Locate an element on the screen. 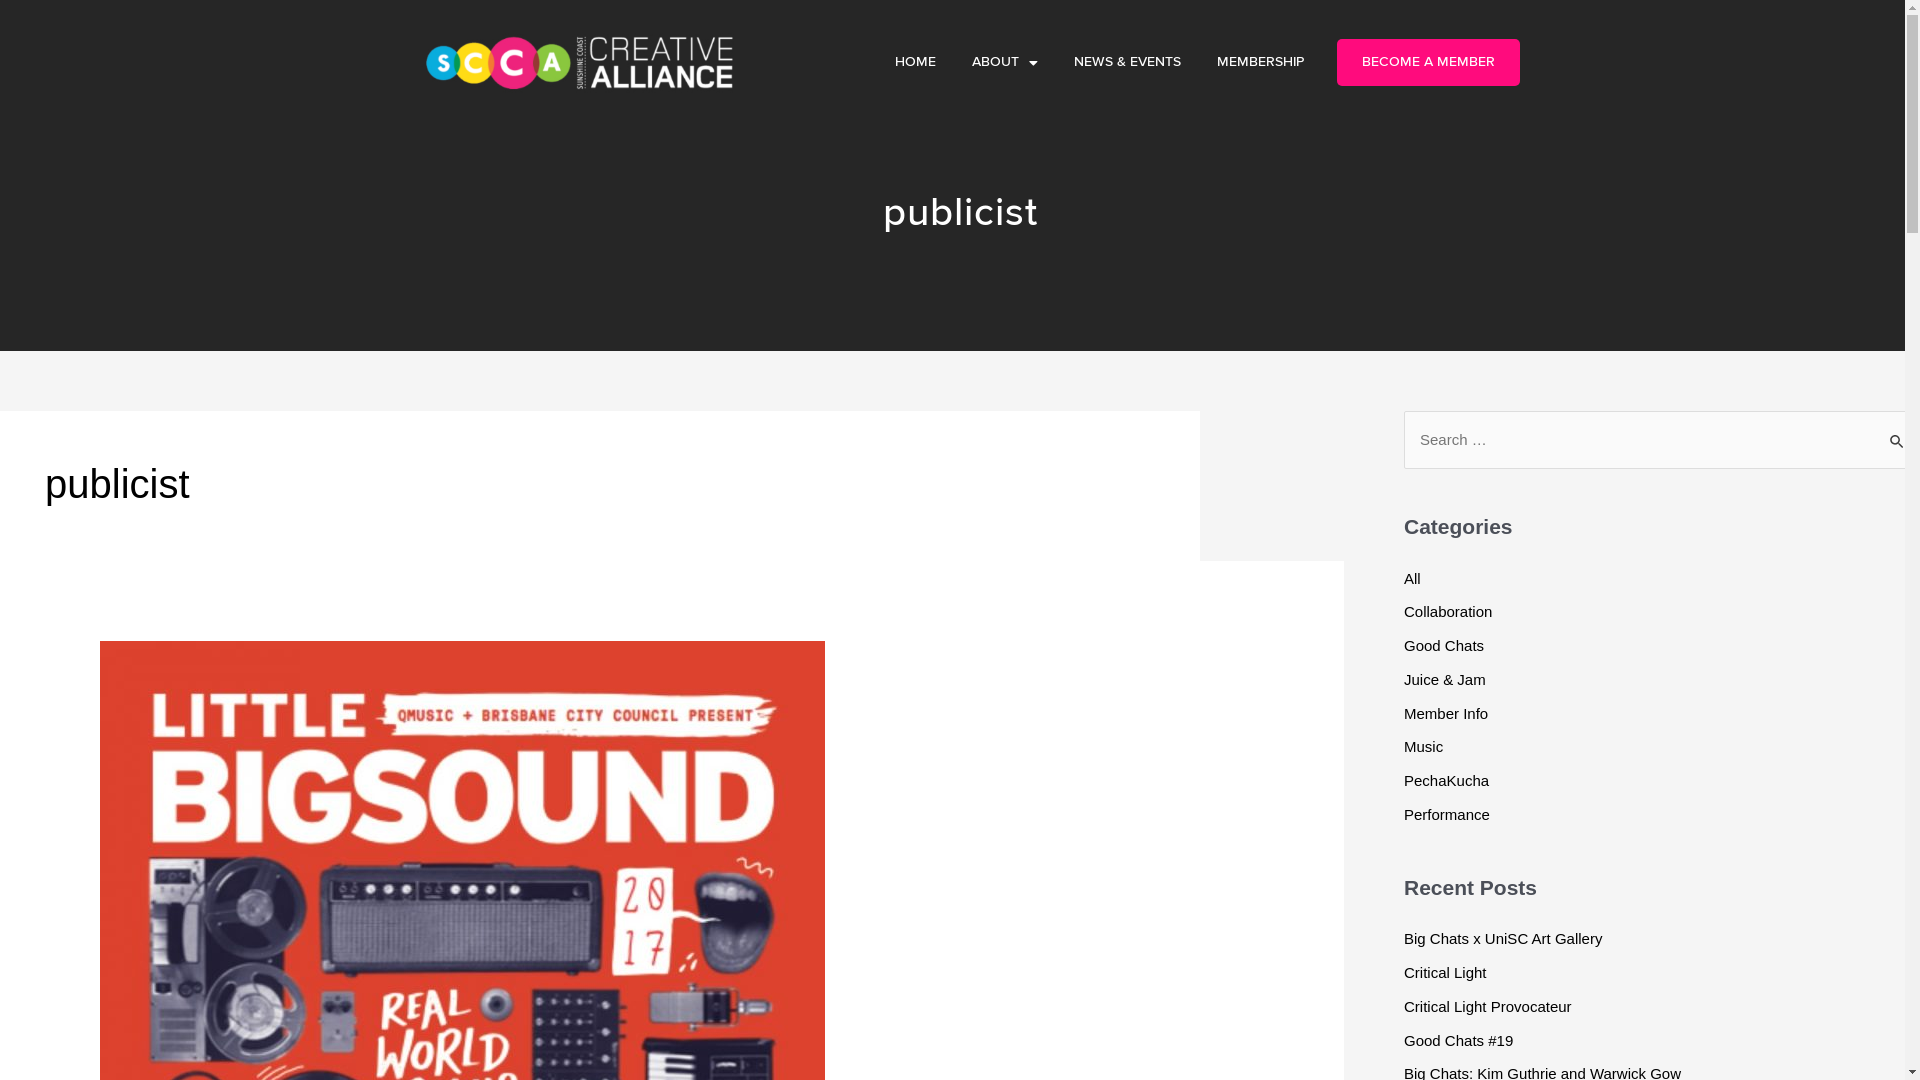 The width and height of the screenshot is (1920, 1080). 'PechaKucha' is located at coordinates (1446, 779).